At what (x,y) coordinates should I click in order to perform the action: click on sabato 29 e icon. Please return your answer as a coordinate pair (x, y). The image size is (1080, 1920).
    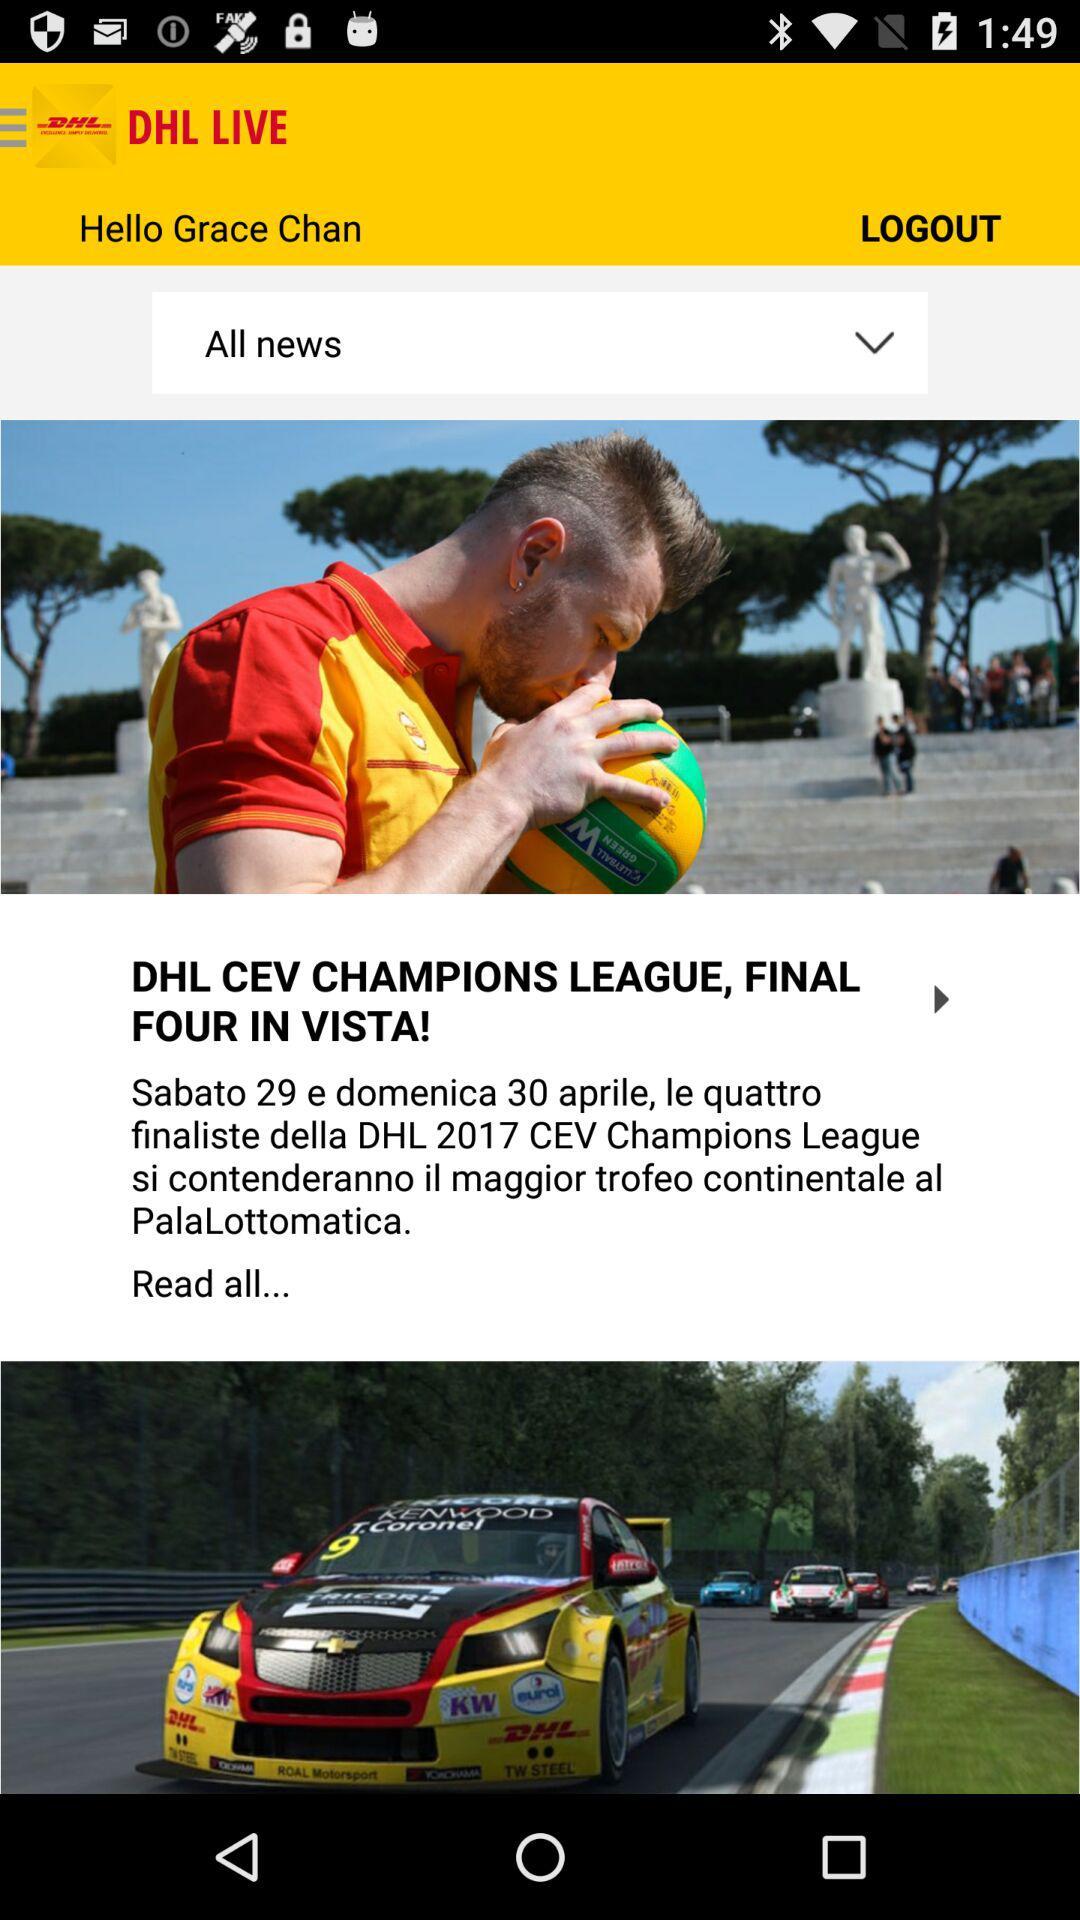
    Looking at the image, I should click on (540, 1155).